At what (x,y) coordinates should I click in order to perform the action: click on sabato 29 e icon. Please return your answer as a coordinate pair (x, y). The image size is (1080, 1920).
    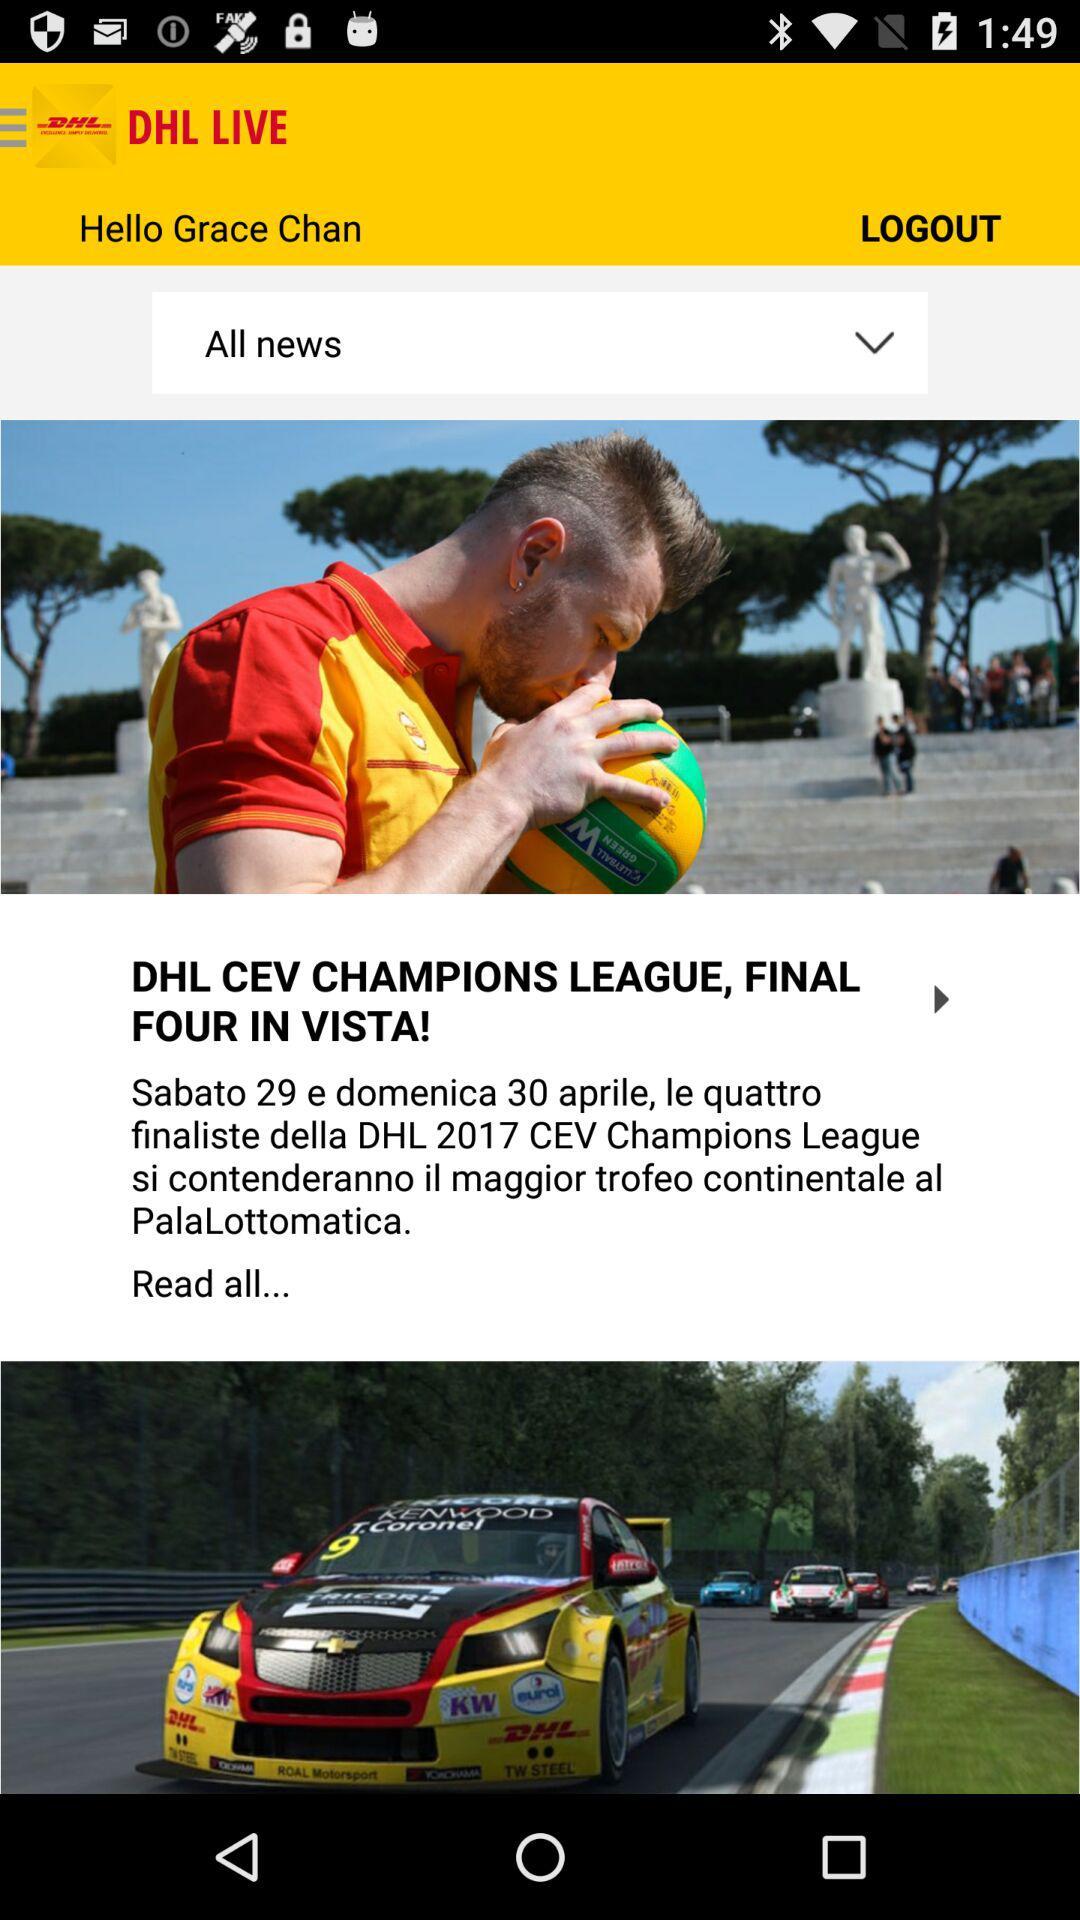
    Looking at the image, I should click on (540, 1155).